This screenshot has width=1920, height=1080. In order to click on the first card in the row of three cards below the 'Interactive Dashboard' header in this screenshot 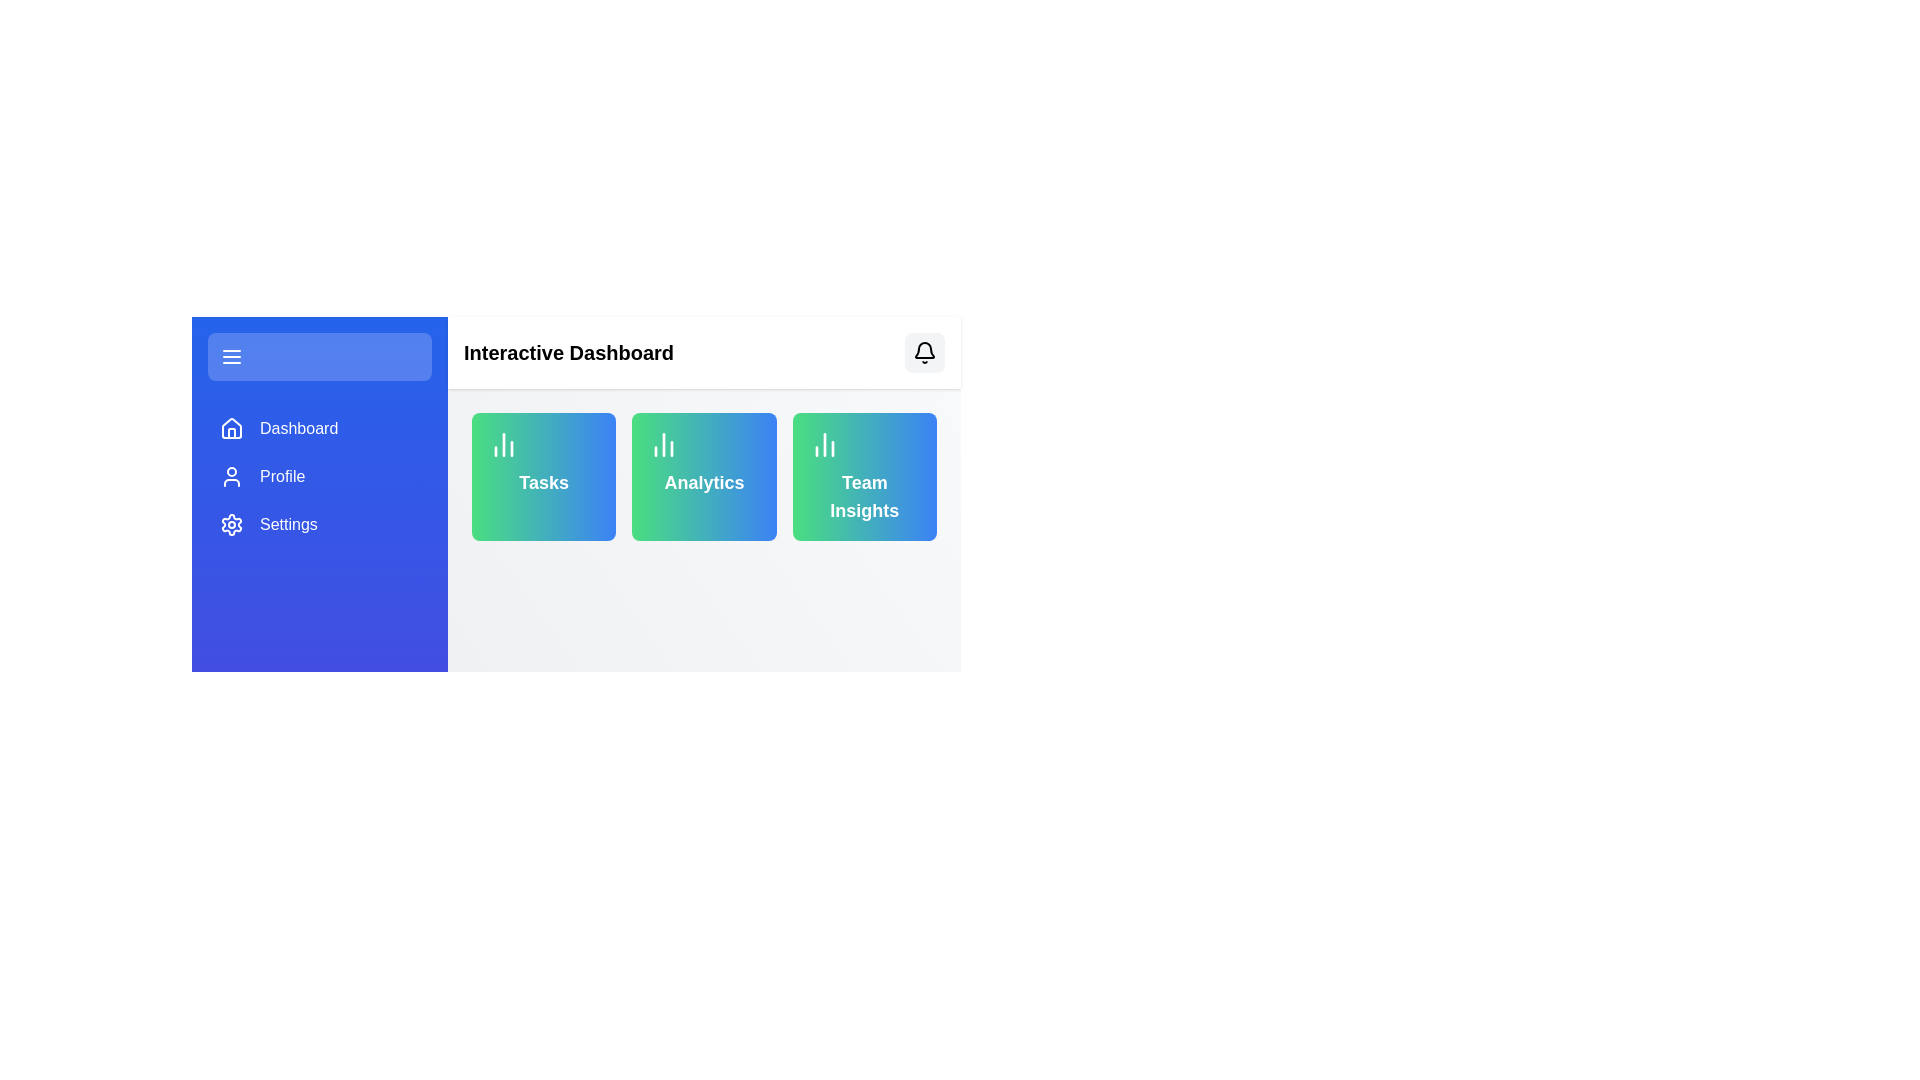, I will do `click(544, 477)`.